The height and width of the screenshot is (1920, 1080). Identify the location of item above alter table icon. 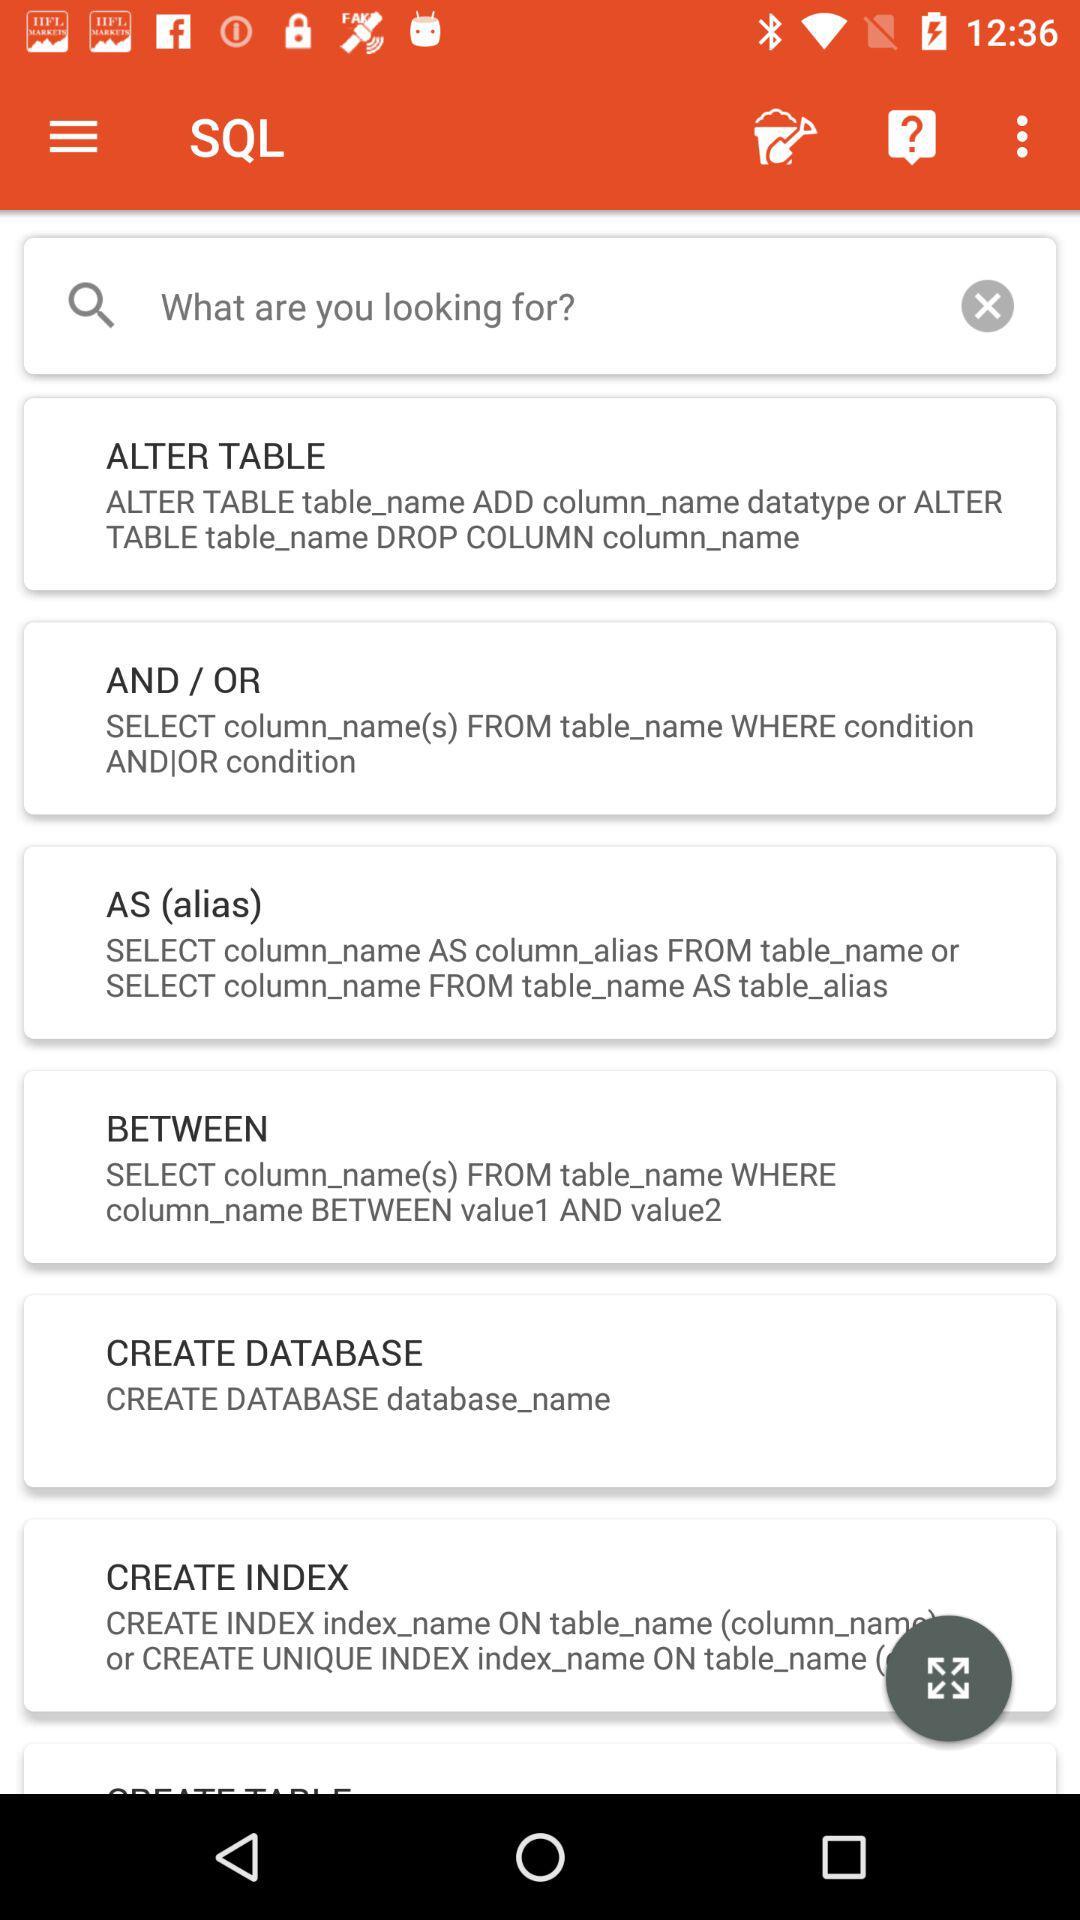
(540, 305).